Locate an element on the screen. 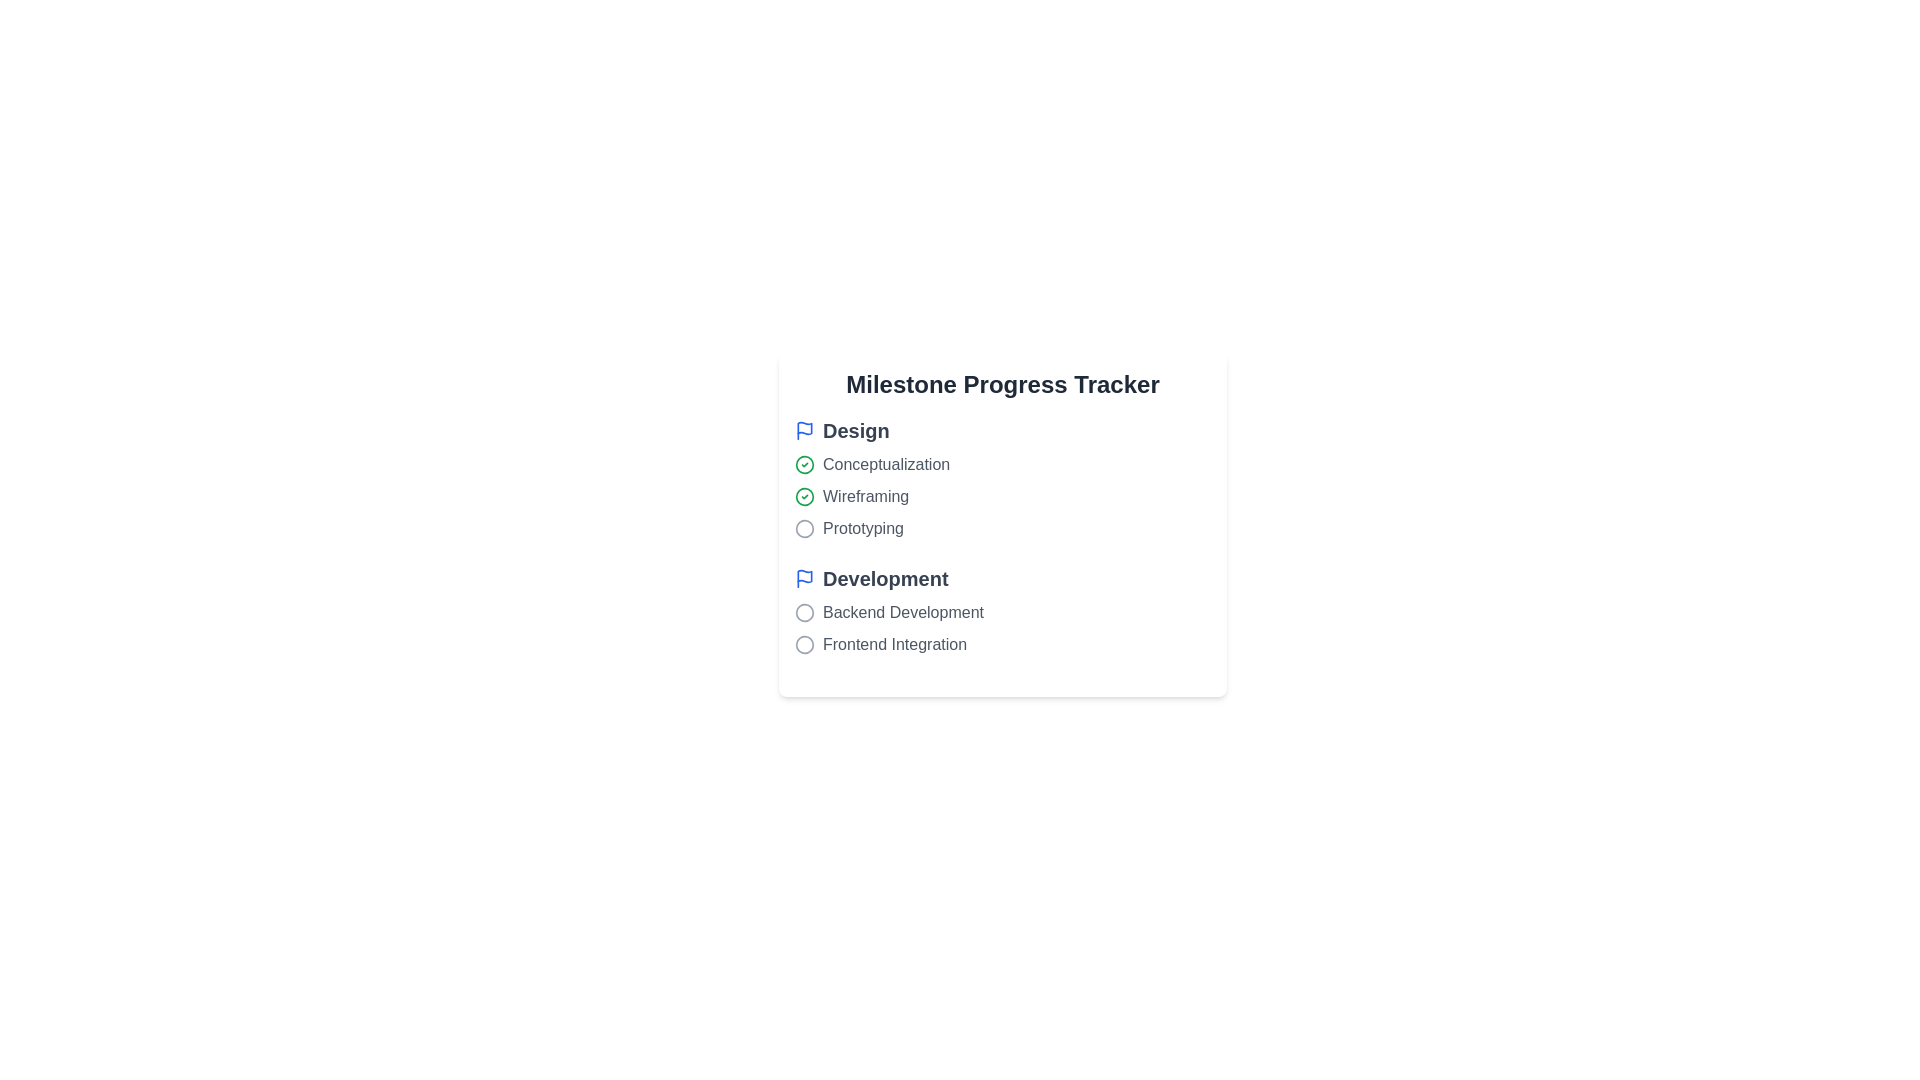  the circular status indicator located to the left of the 'Frontend Integration' label in the 'Development' section is located at coordinates (805, 644).